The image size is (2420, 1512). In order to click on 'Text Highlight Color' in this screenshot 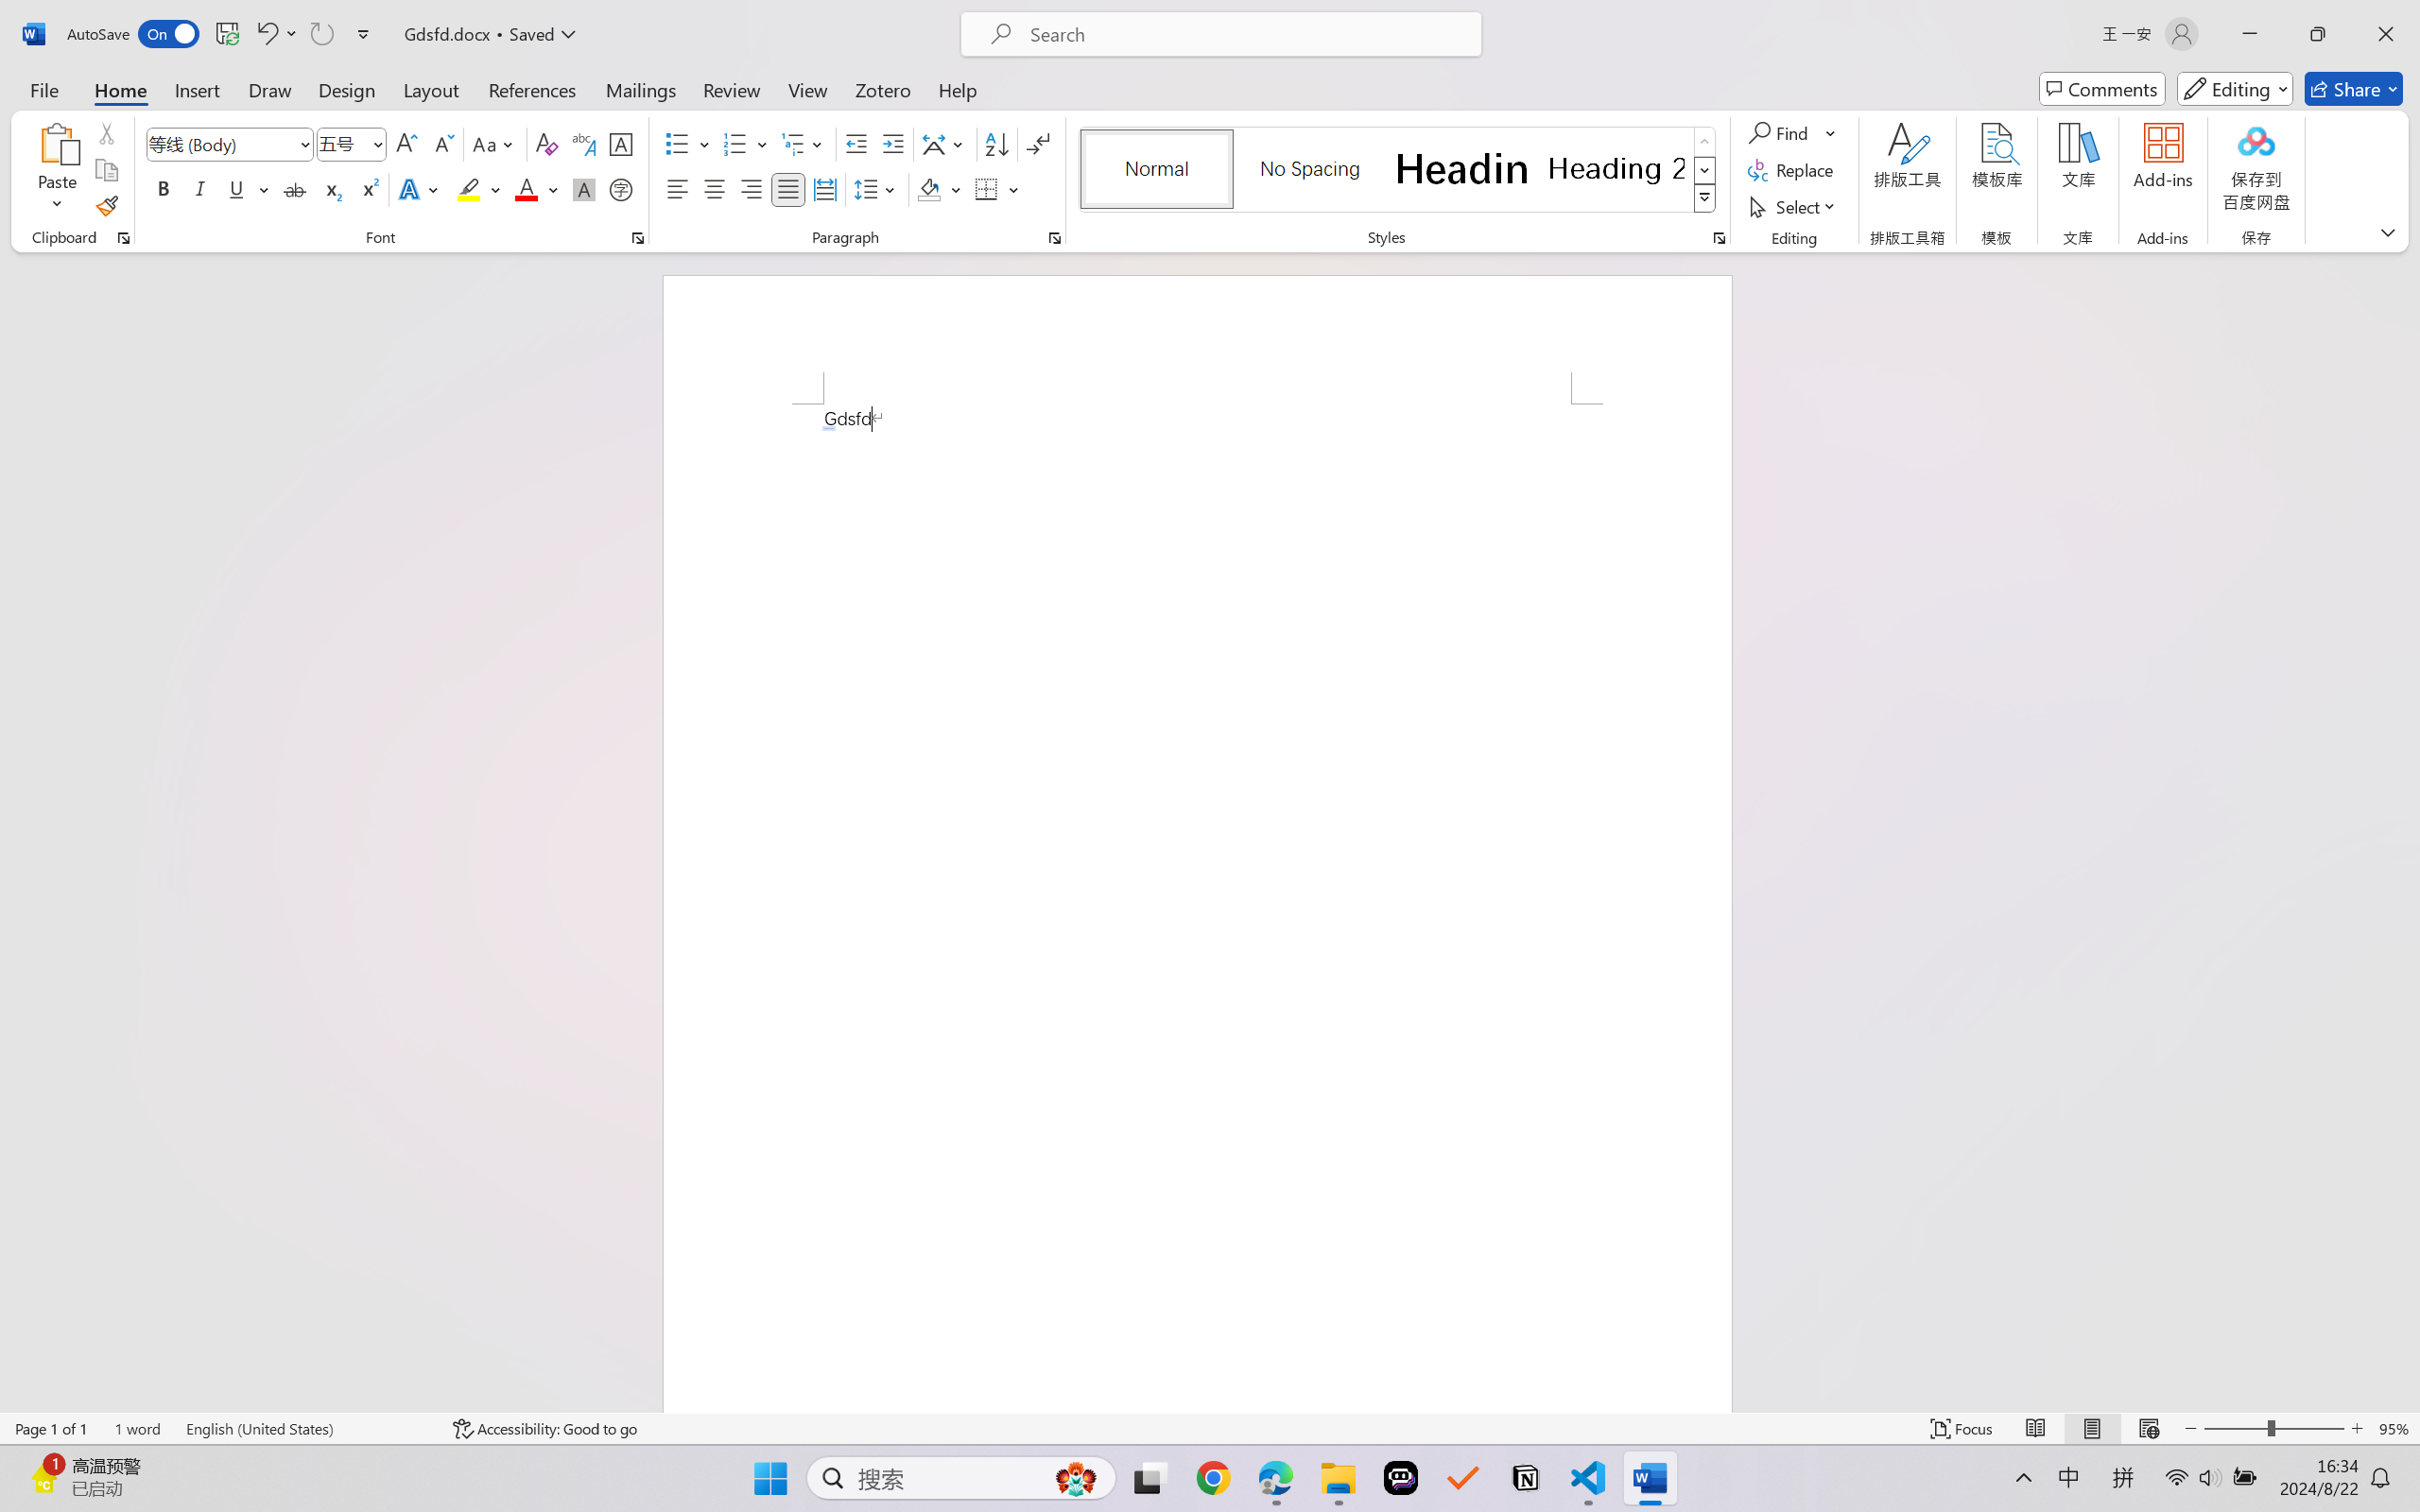, I will do `click(477, 188)`.